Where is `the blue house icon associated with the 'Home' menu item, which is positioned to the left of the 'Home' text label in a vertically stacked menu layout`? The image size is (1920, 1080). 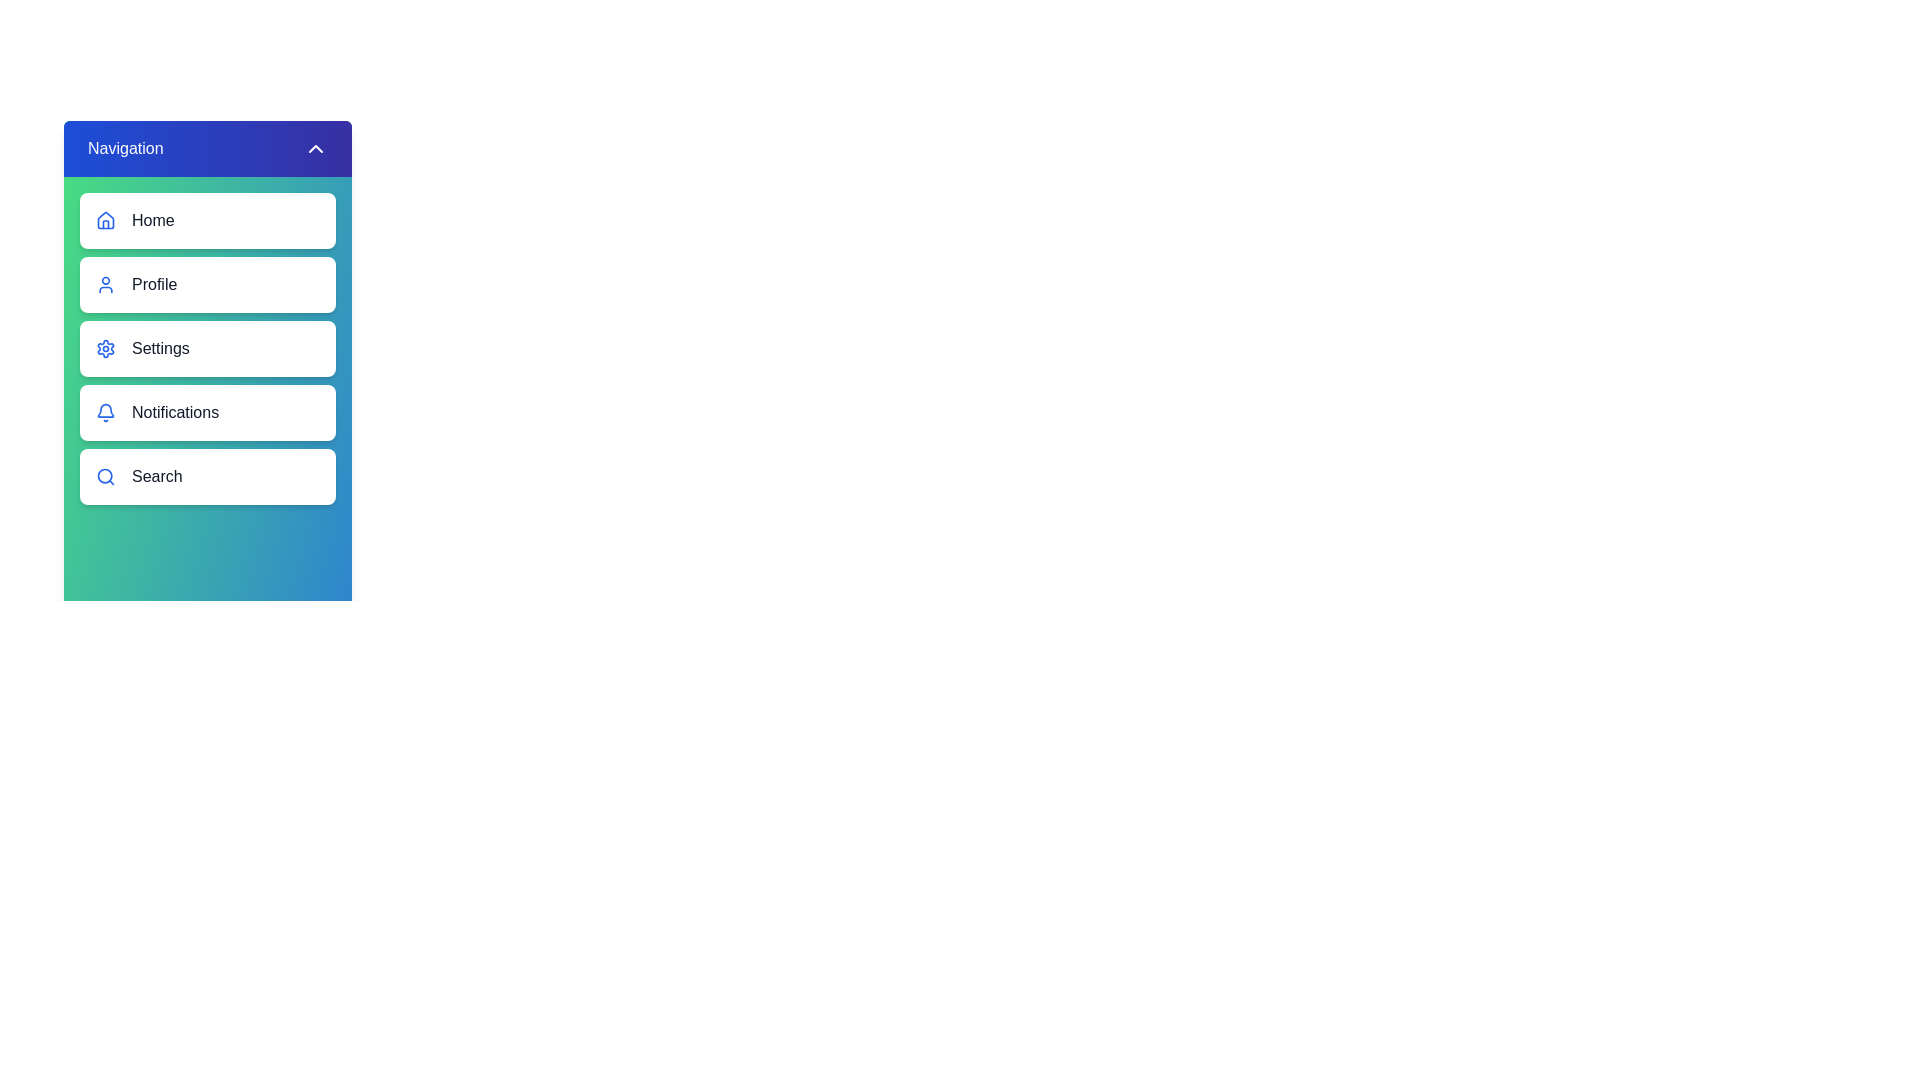
the blue house icon associated with the 'Home' menu item, which is positioned to the left of the 'Home' text label in a vertically stacked menu layout is located at coordinates (104, 220).